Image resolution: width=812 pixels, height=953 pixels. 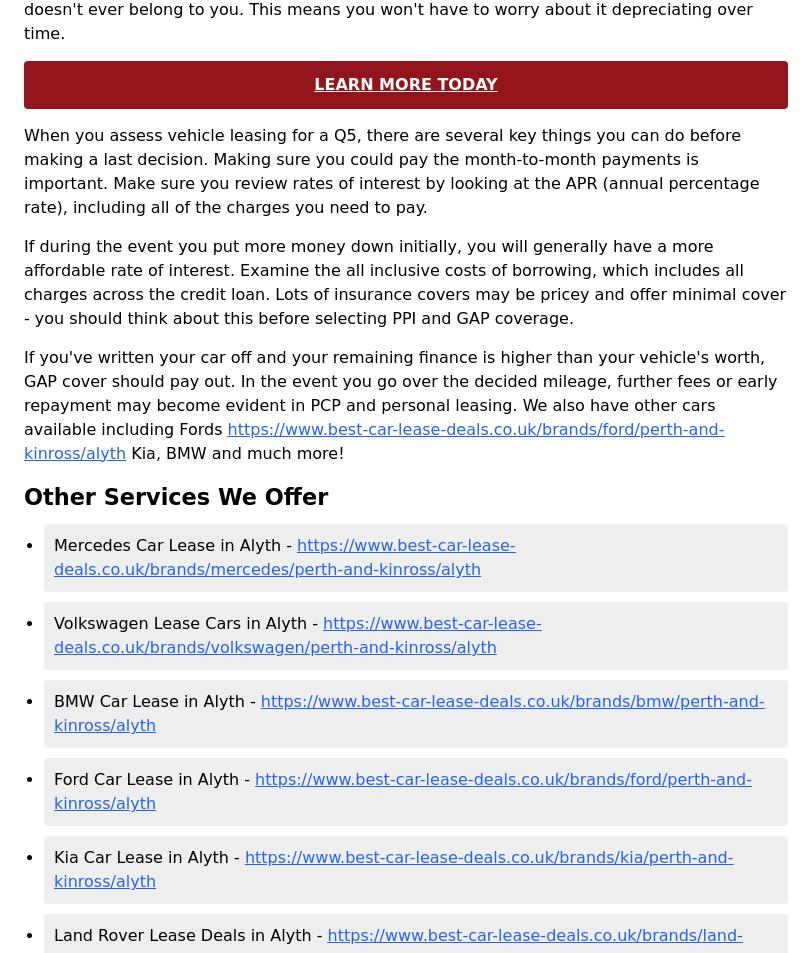 I want to click on 'Kia Car Lease in Alyth -', so click(x=149, y=857).